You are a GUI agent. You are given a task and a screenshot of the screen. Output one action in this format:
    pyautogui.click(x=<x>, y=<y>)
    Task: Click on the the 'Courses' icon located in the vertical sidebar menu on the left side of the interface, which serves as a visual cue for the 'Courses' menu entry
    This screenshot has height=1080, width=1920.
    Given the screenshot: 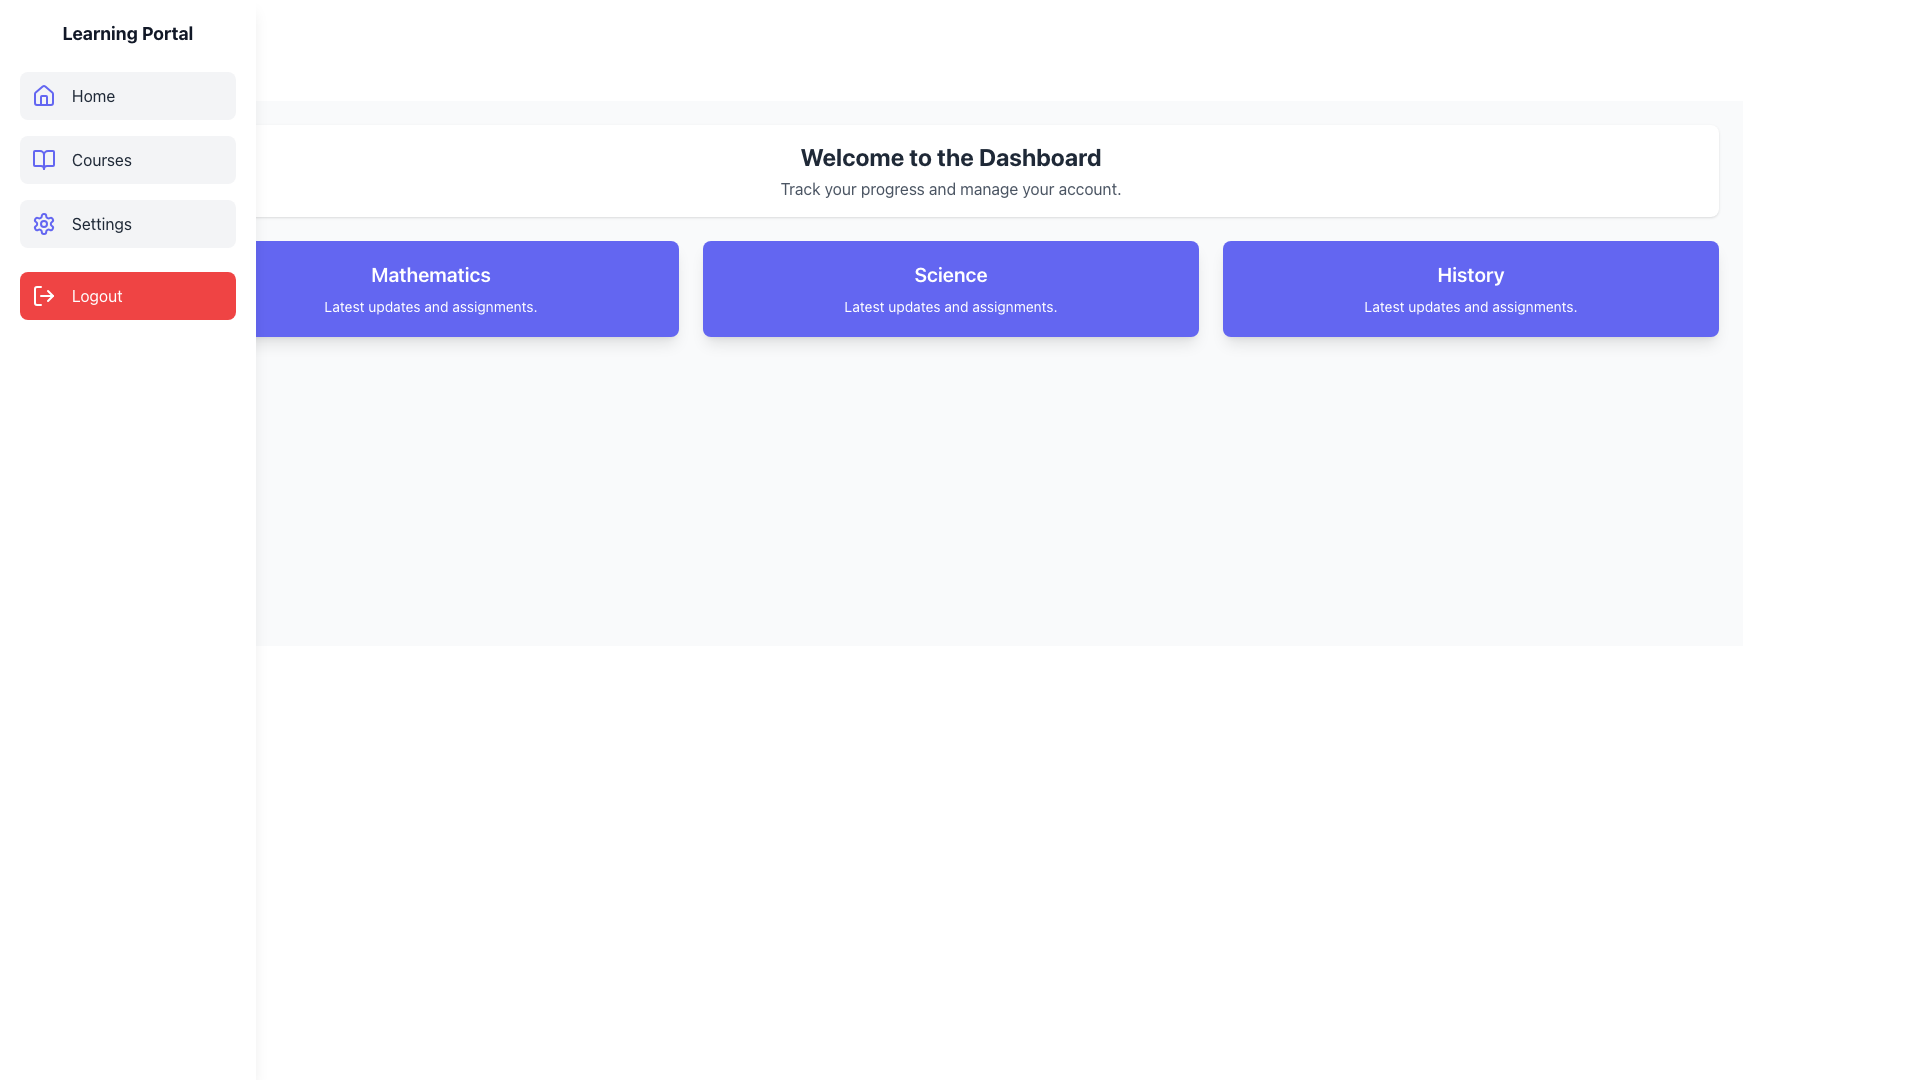 What is the action you would take?
    pyautogui.click(x=43, y=158)
    